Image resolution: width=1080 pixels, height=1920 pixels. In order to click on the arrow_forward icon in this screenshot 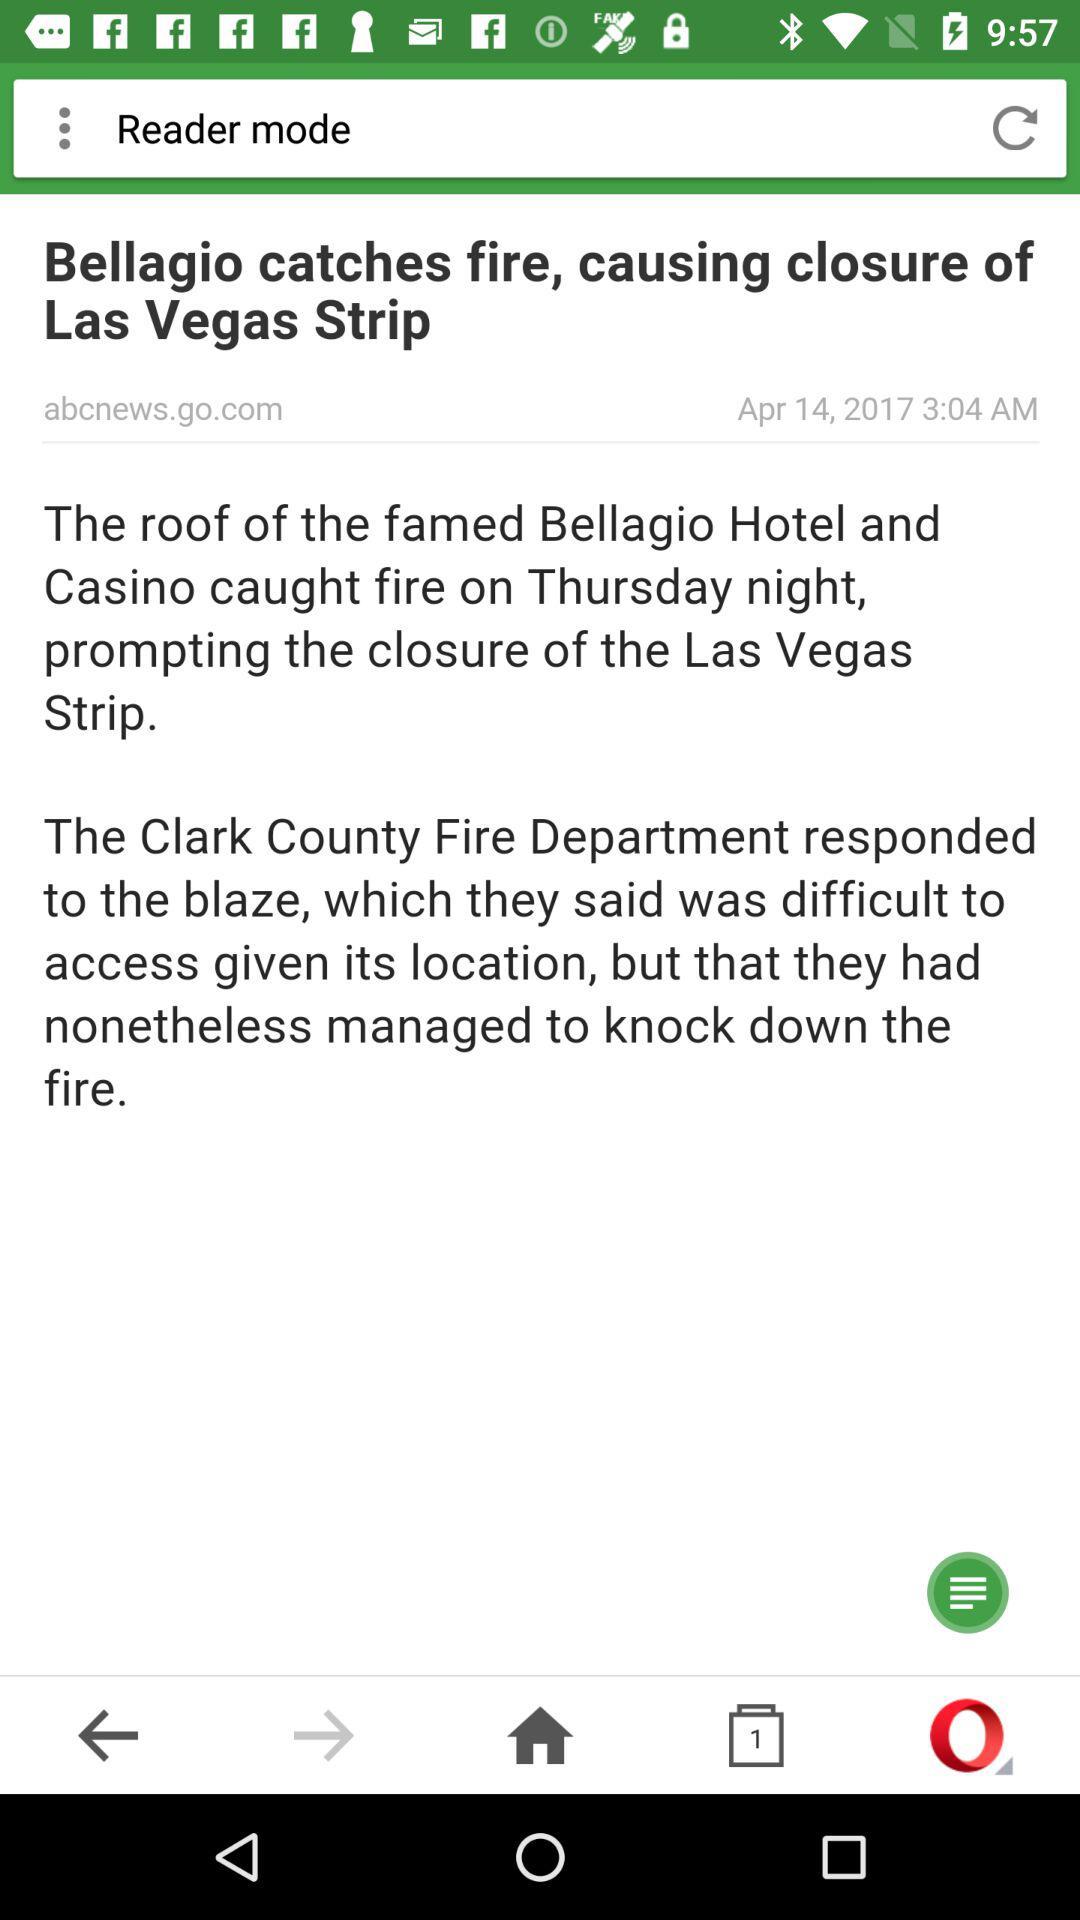, I will do `click(323, 1734)`.